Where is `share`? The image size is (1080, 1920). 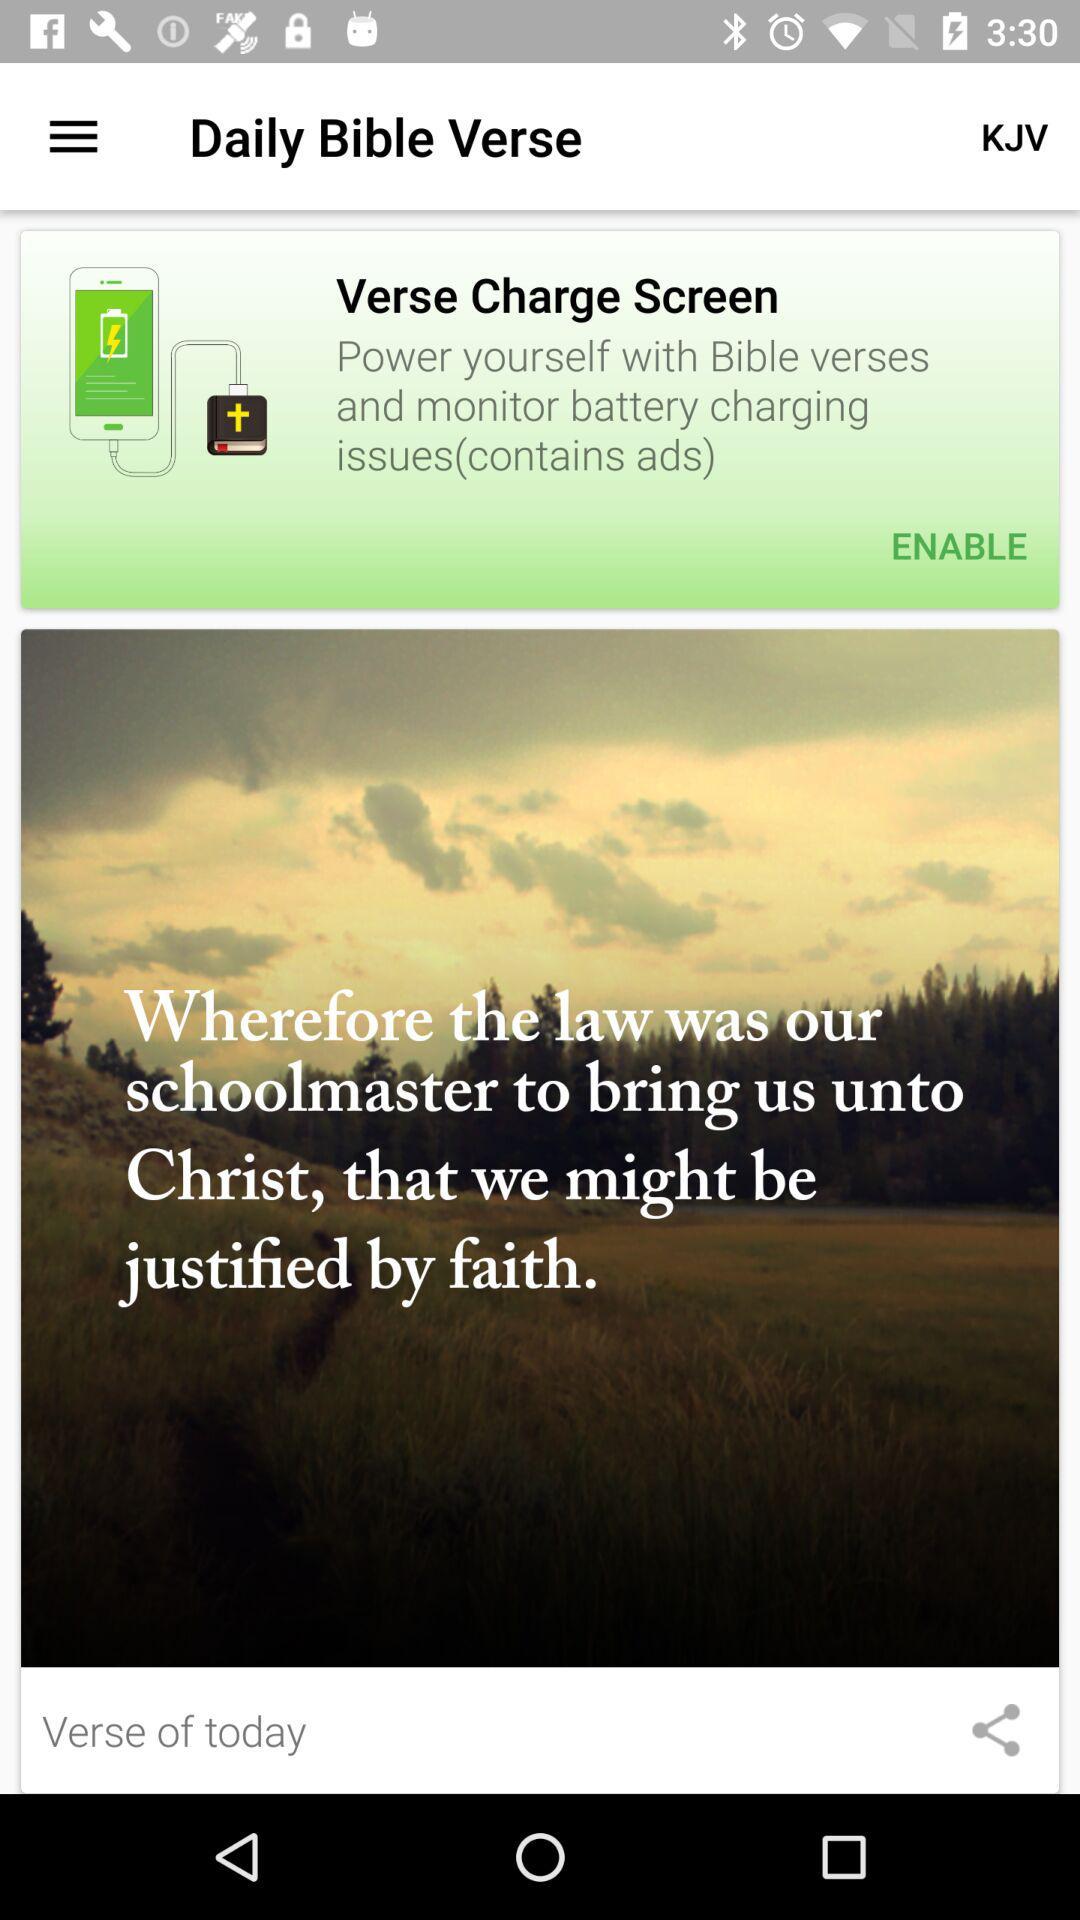
share is located at coordinates (995, 1729).